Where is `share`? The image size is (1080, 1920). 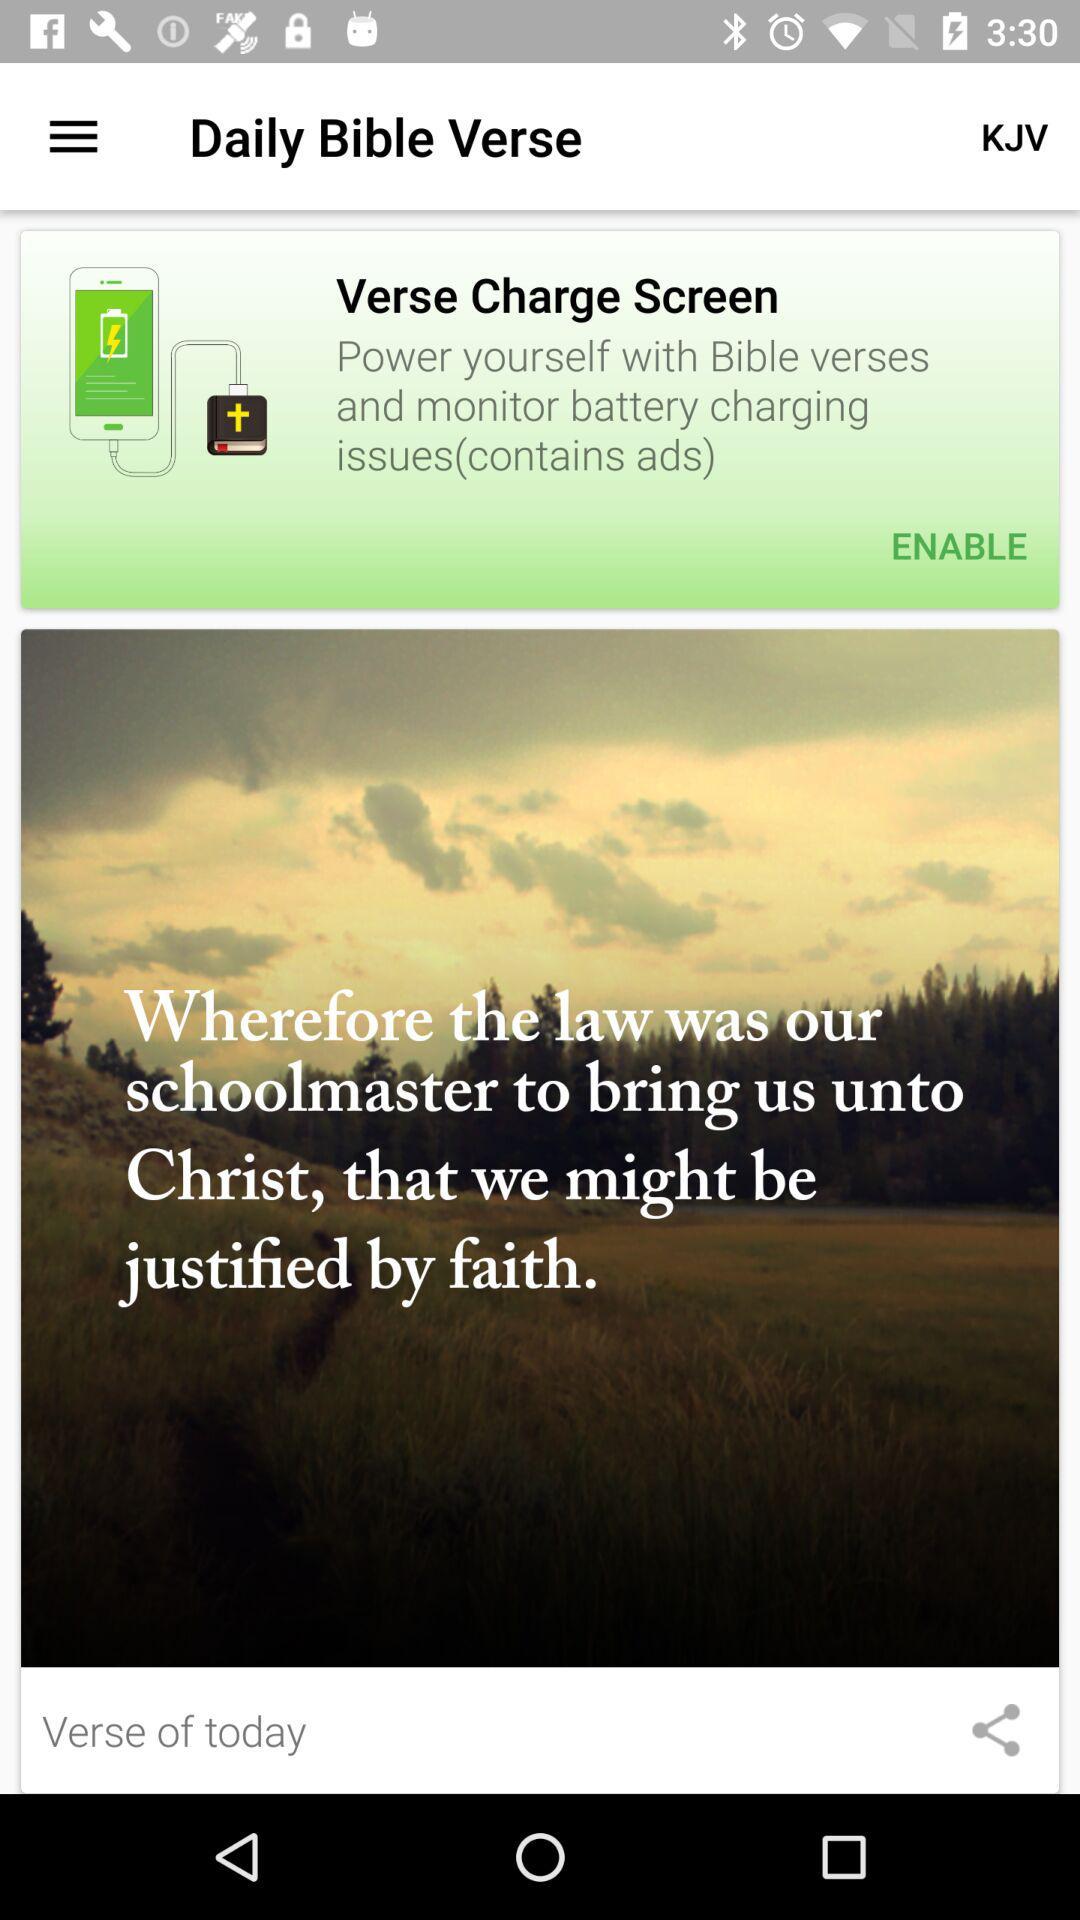
share is located at coordinates (995, 1729).